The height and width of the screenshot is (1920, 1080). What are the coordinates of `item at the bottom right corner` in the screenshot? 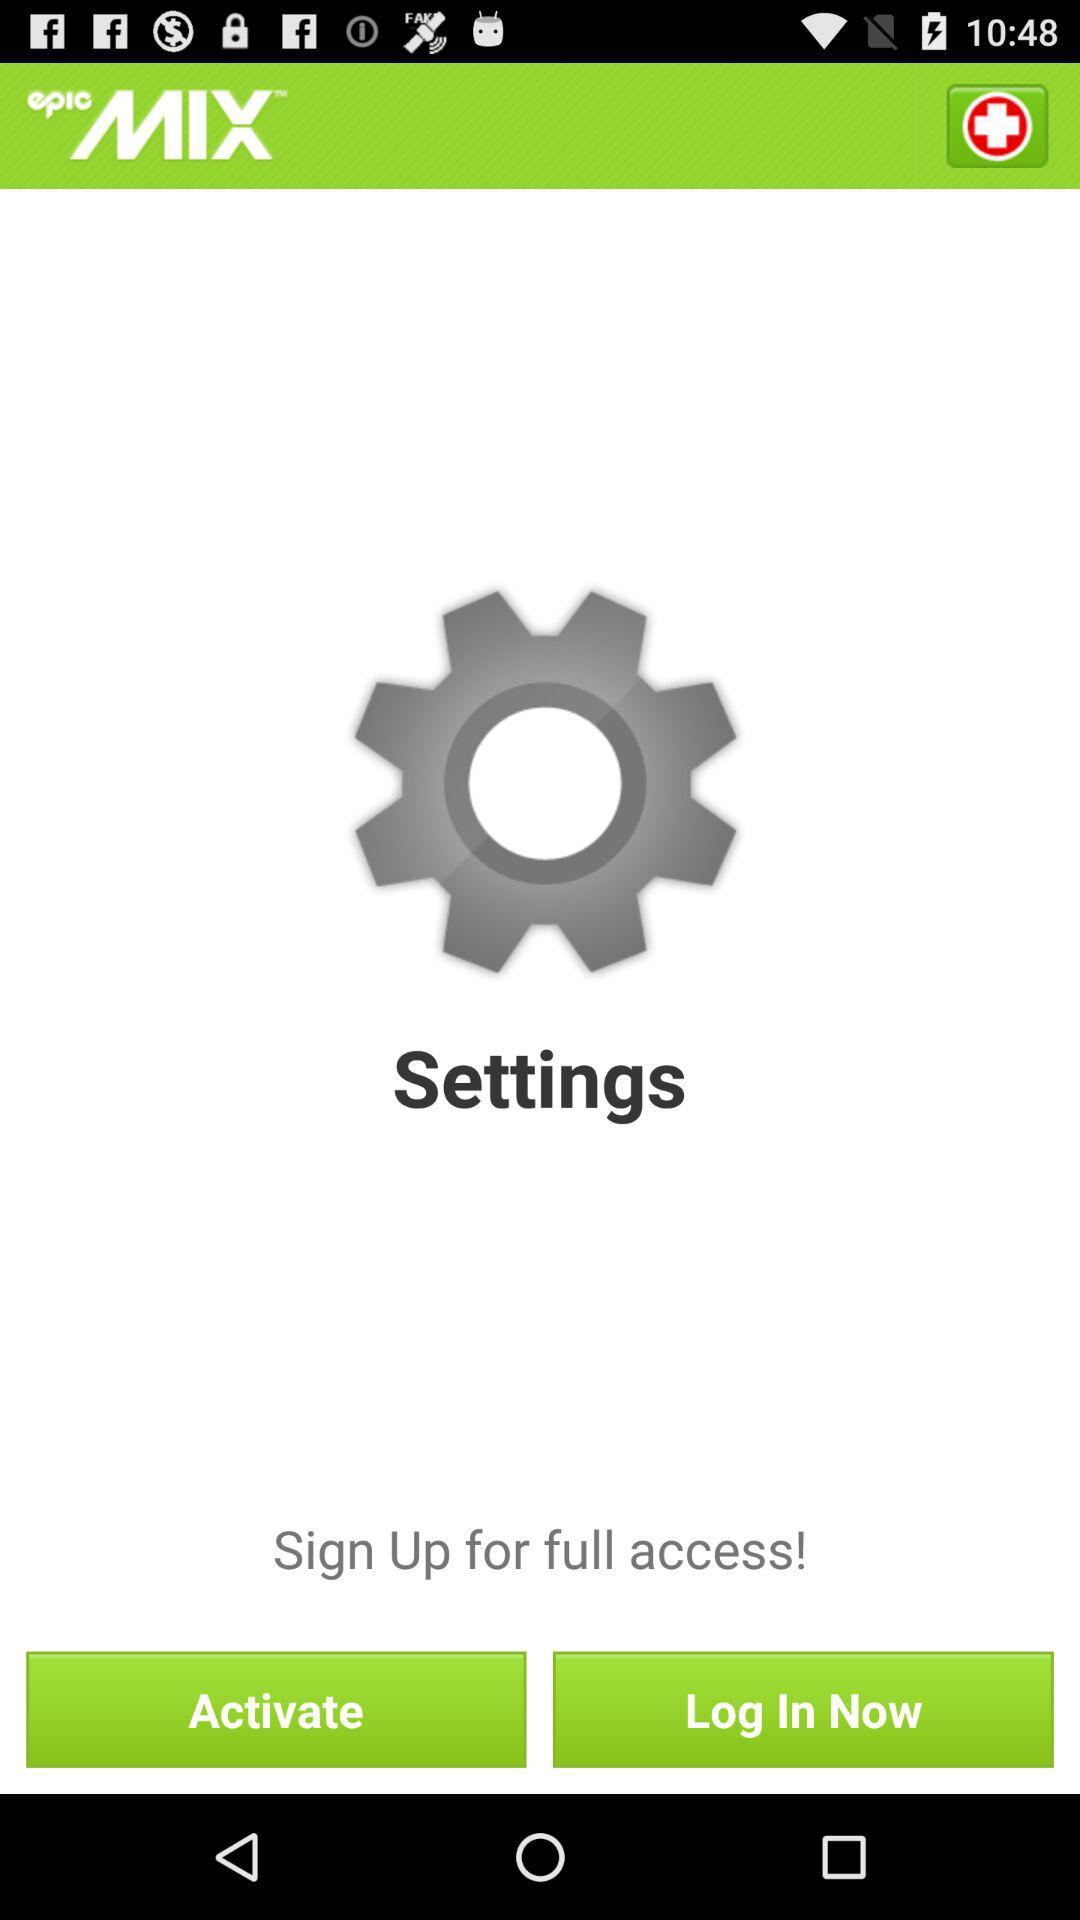 It's located at (802, 1708).